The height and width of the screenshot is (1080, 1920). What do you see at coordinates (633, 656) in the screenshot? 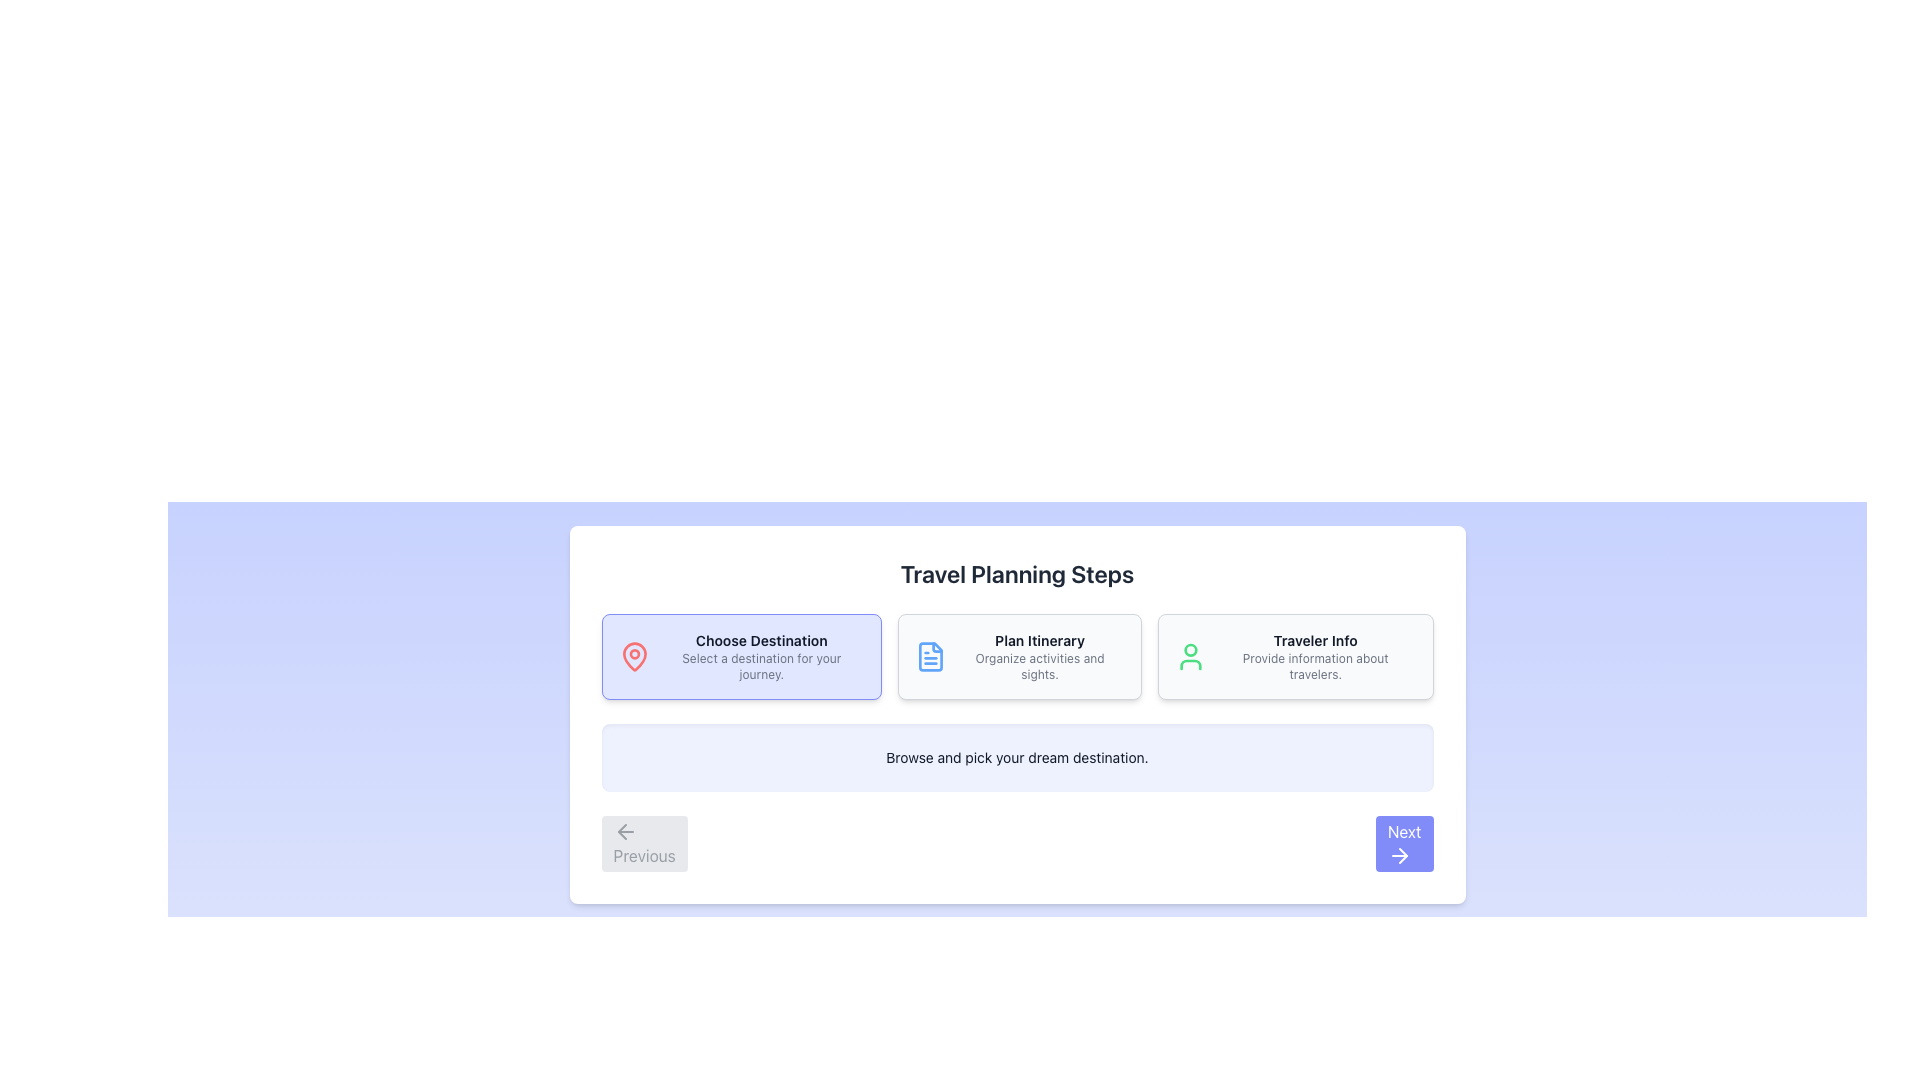
I see `the red pin-like icon associated with the 'Choose Destination' button, which is the leftmost button in a three-button horizontal layout` at bounding box center [633, 656].